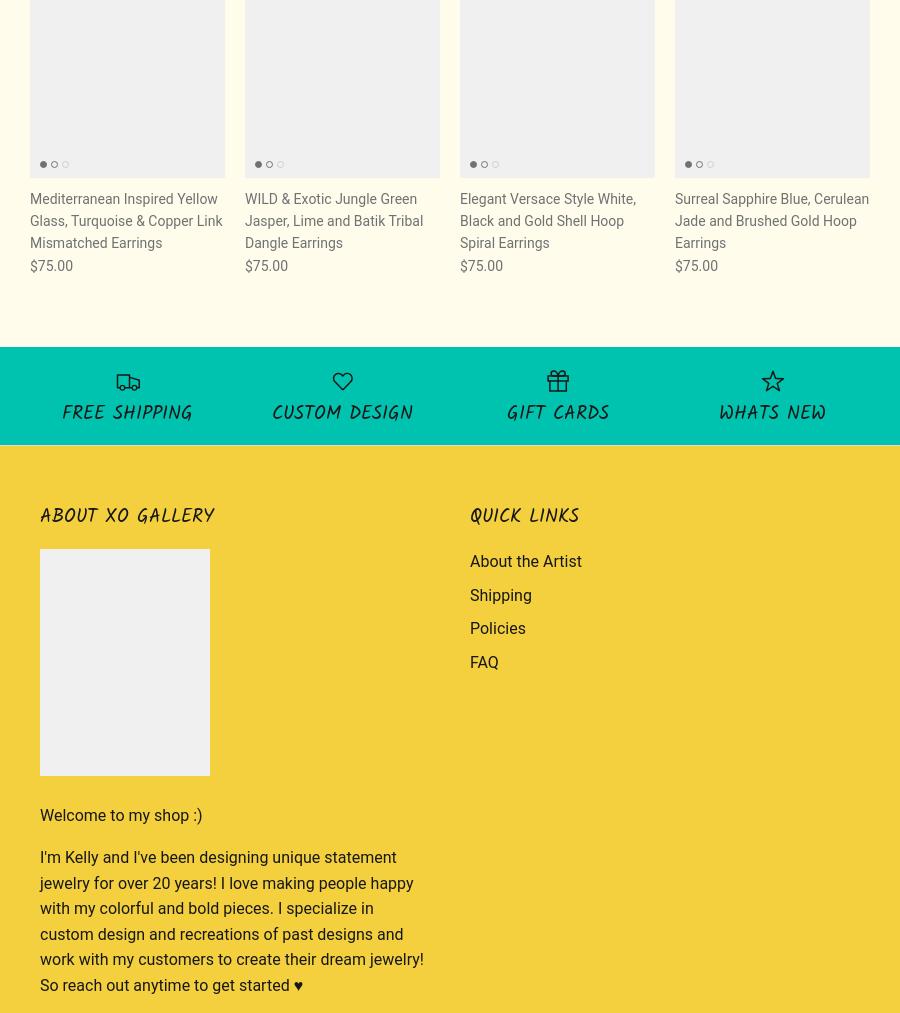 The height and width of the screenshot is (1013, 900). What do you see at coordinates (827, 287) in the screenshot?
I see `'(DOP $)'` at bounding box center [827, 287].